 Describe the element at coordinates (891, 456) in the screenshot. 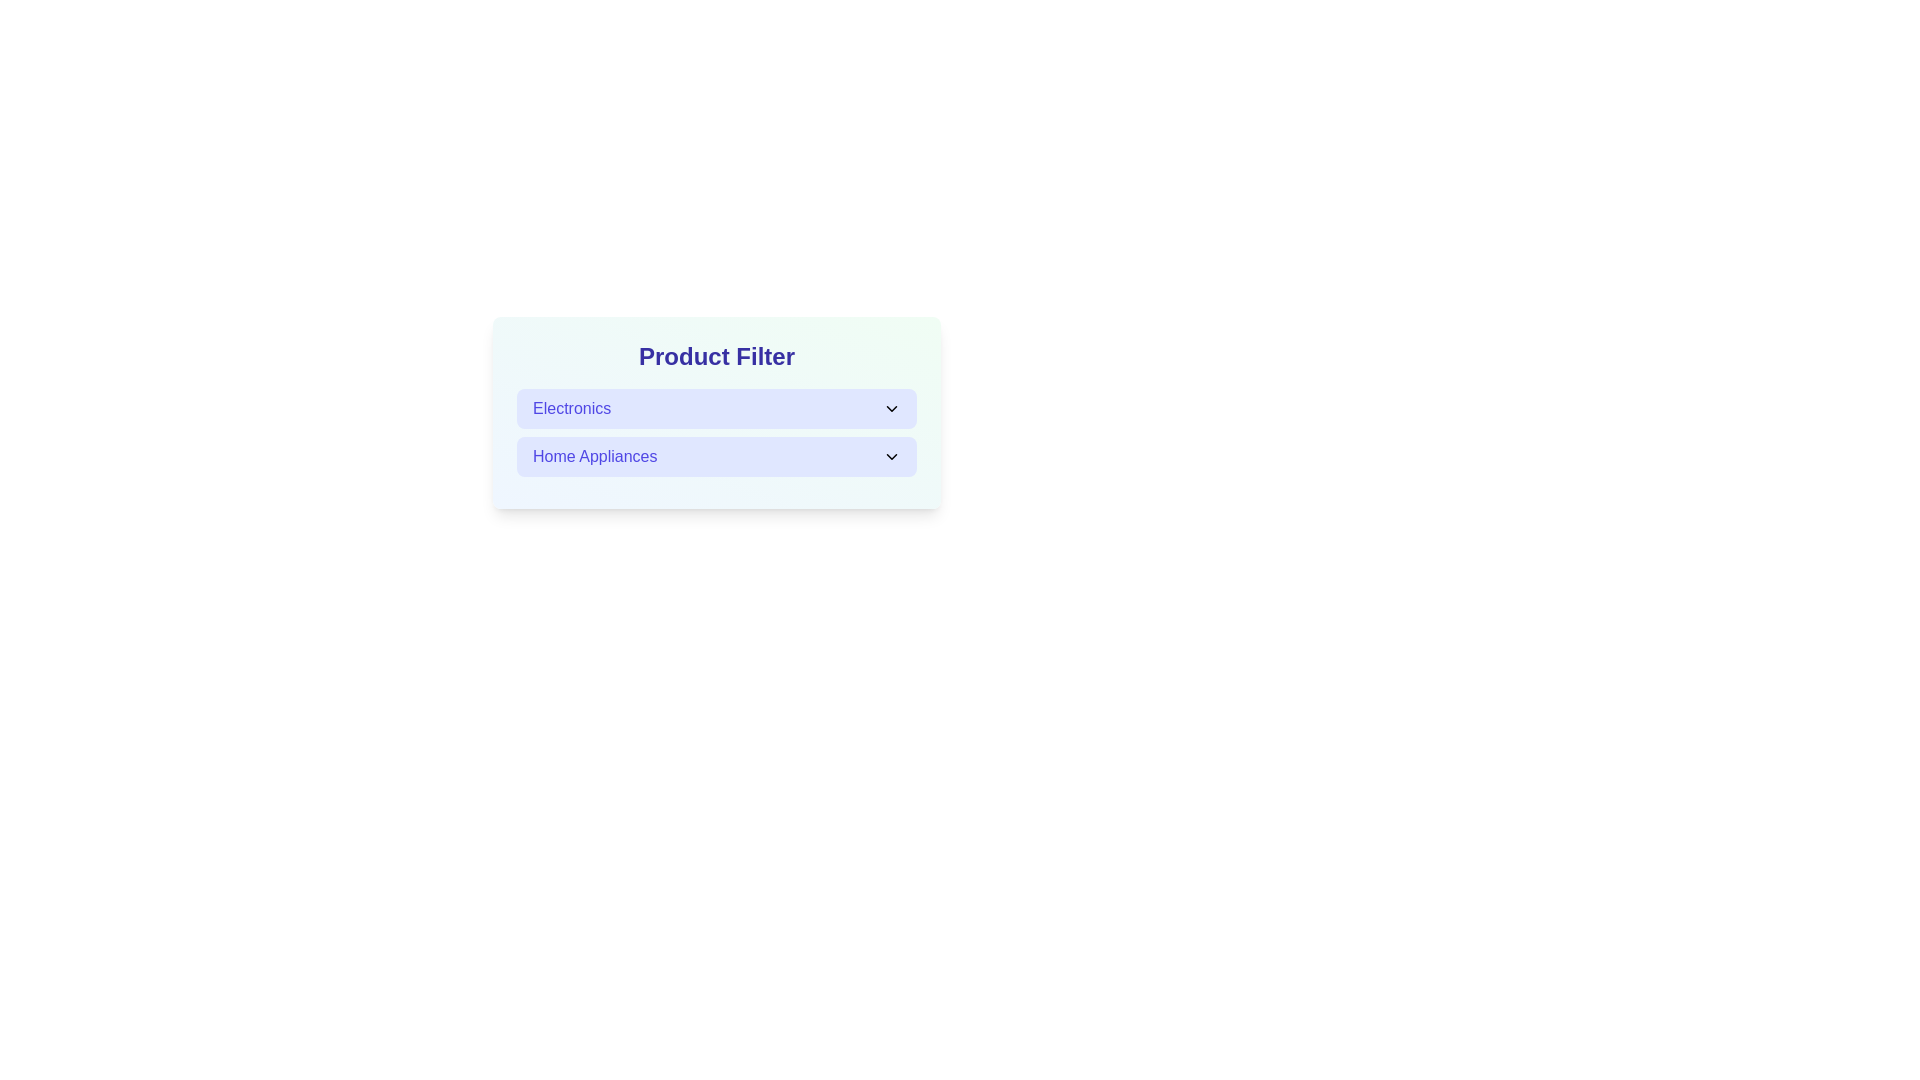

I see `the downwards-pointing chevron icon located on the right side of the 'Home Appliances' row in the 'Product Filter' section` at that location.